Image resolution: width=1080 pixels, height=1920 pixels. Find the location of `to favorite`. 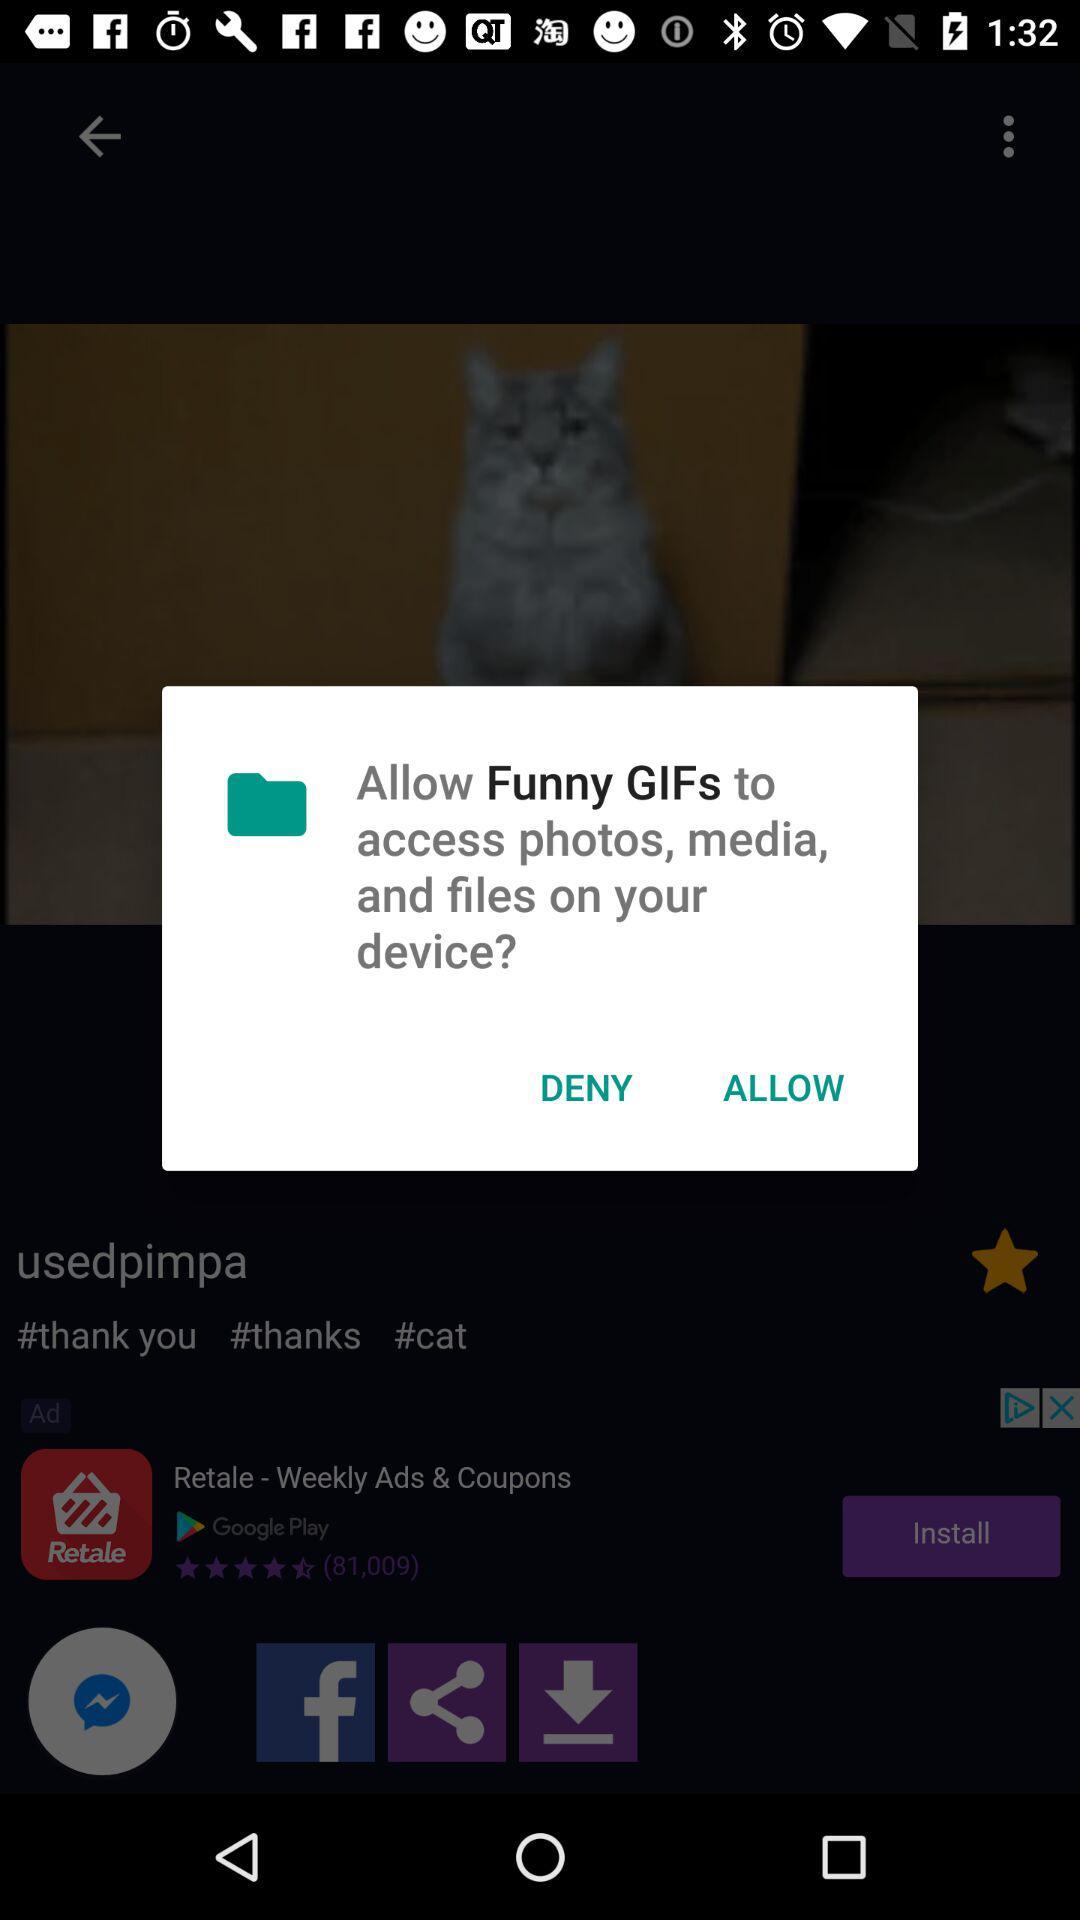

to favorite is located at coordinates (1005, 1259).